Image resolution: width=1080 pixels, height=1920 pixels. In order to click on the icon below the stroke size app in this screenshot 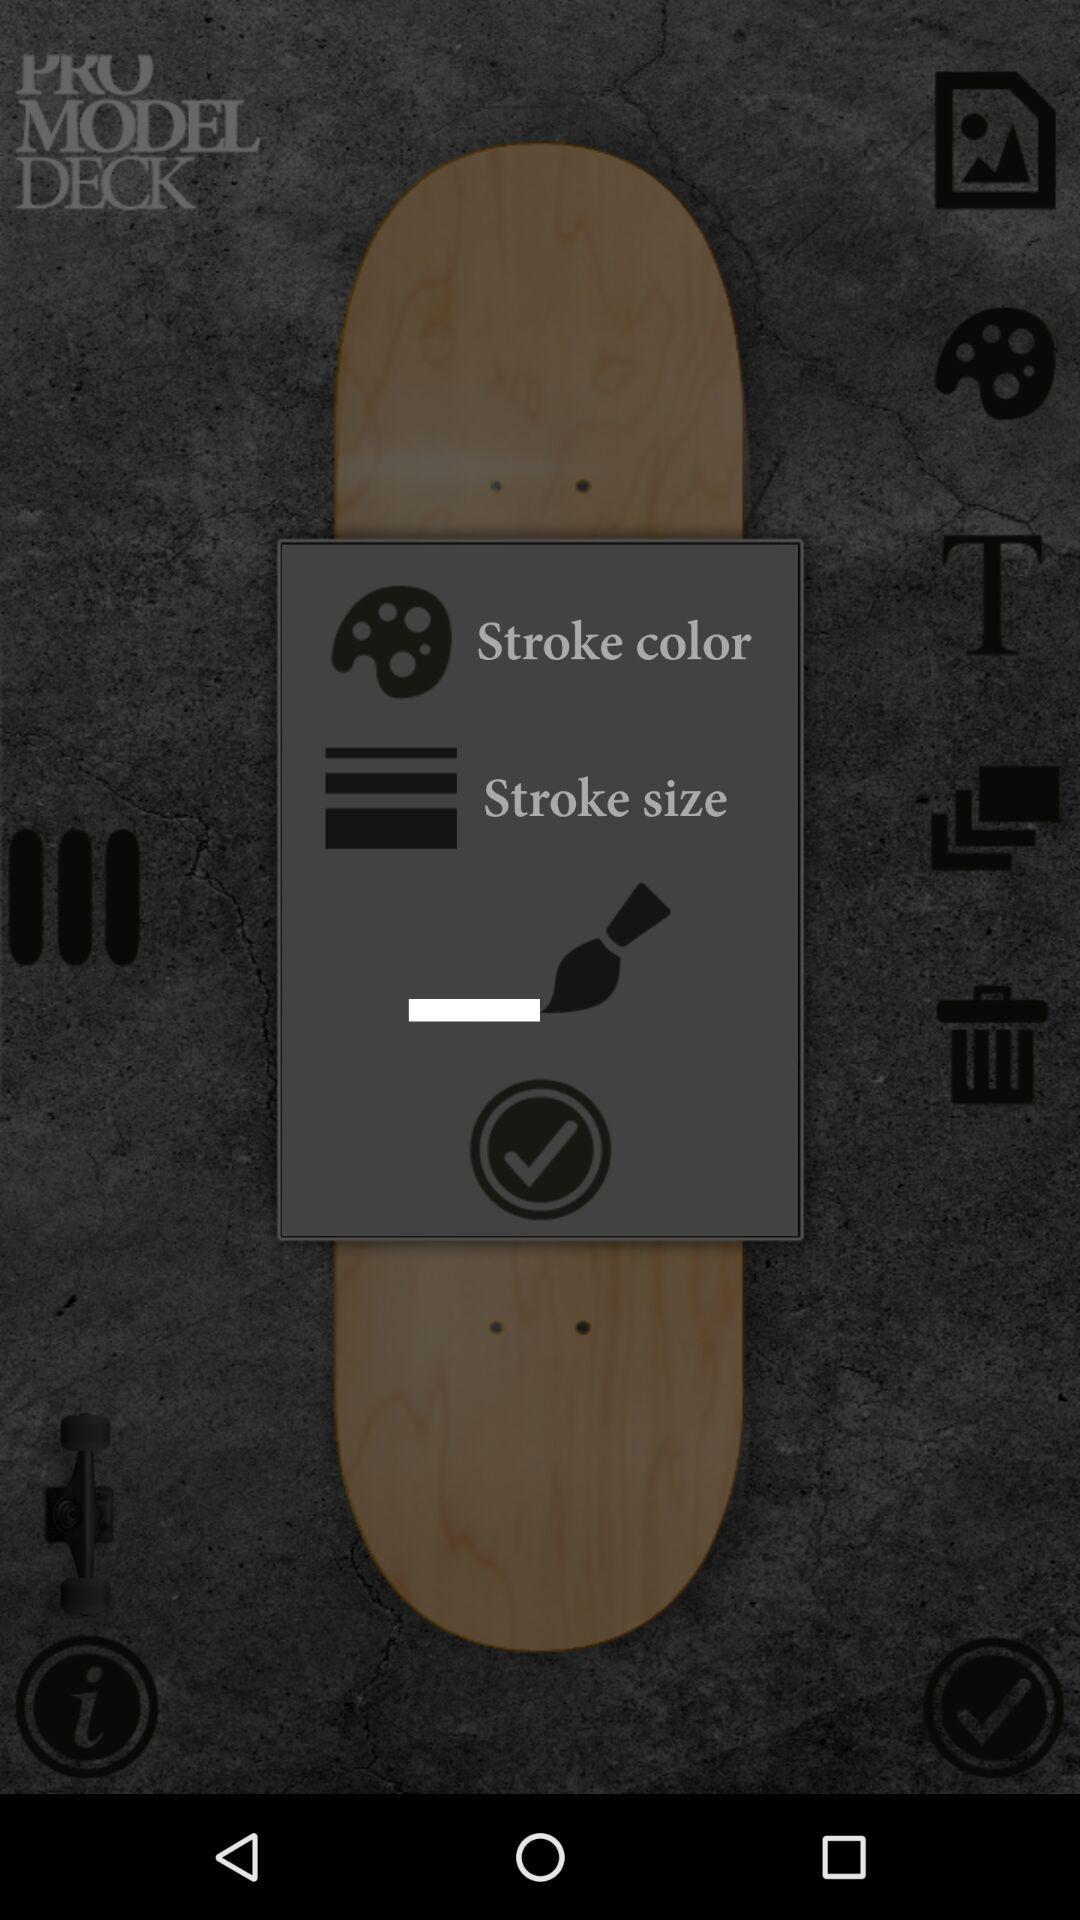, I will do `click(604, 946)`.